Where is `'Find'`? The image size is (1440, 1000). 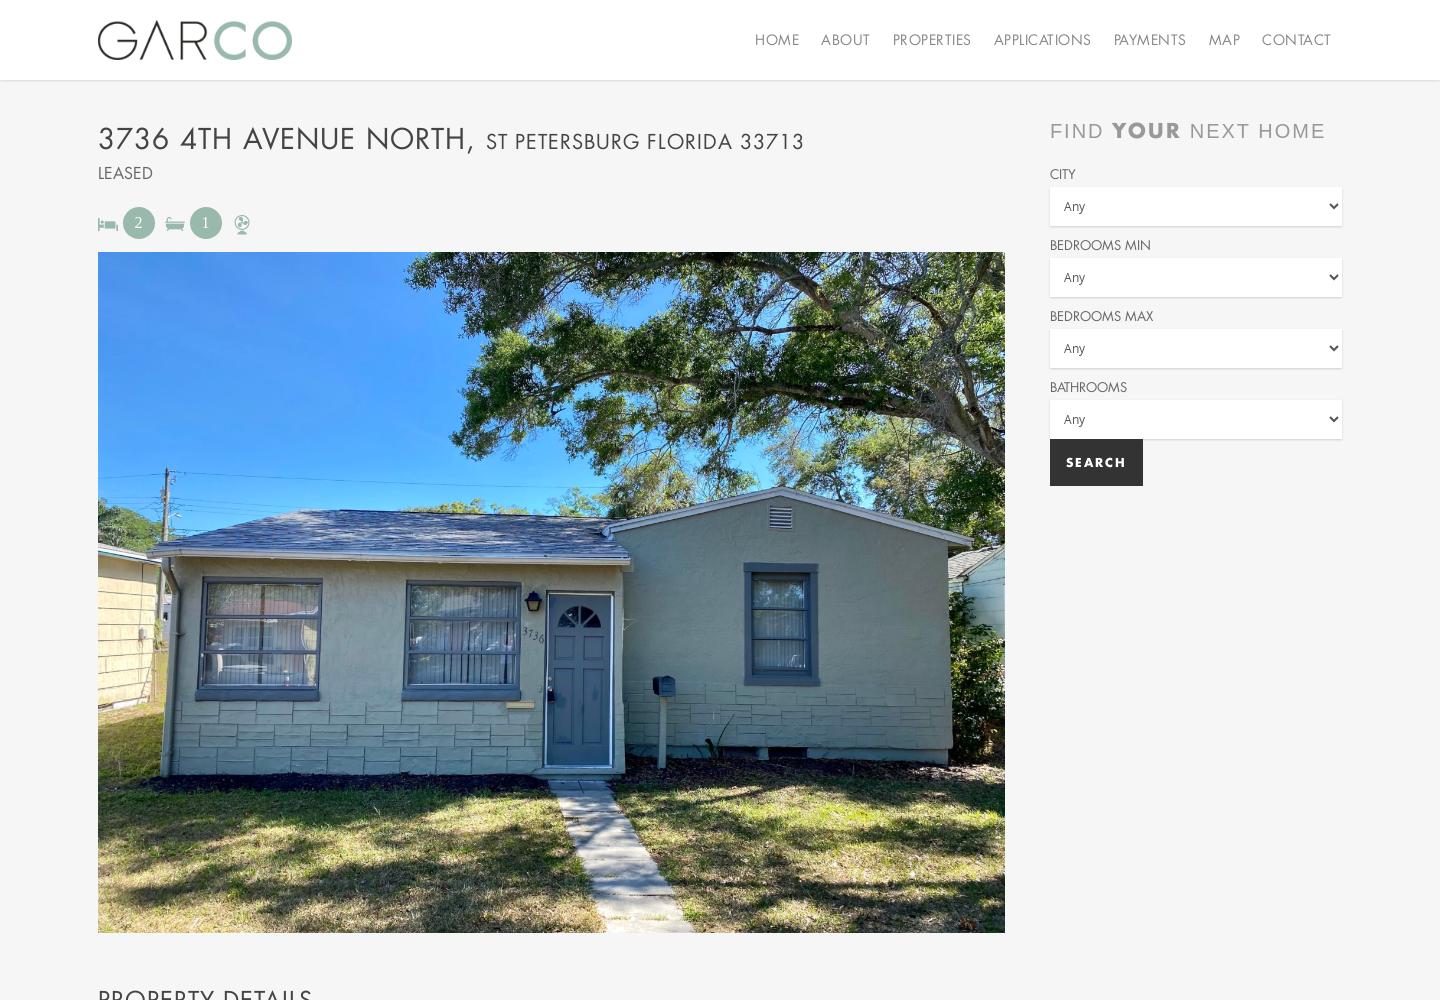 'Find' is located at coordinates (1080, 131).